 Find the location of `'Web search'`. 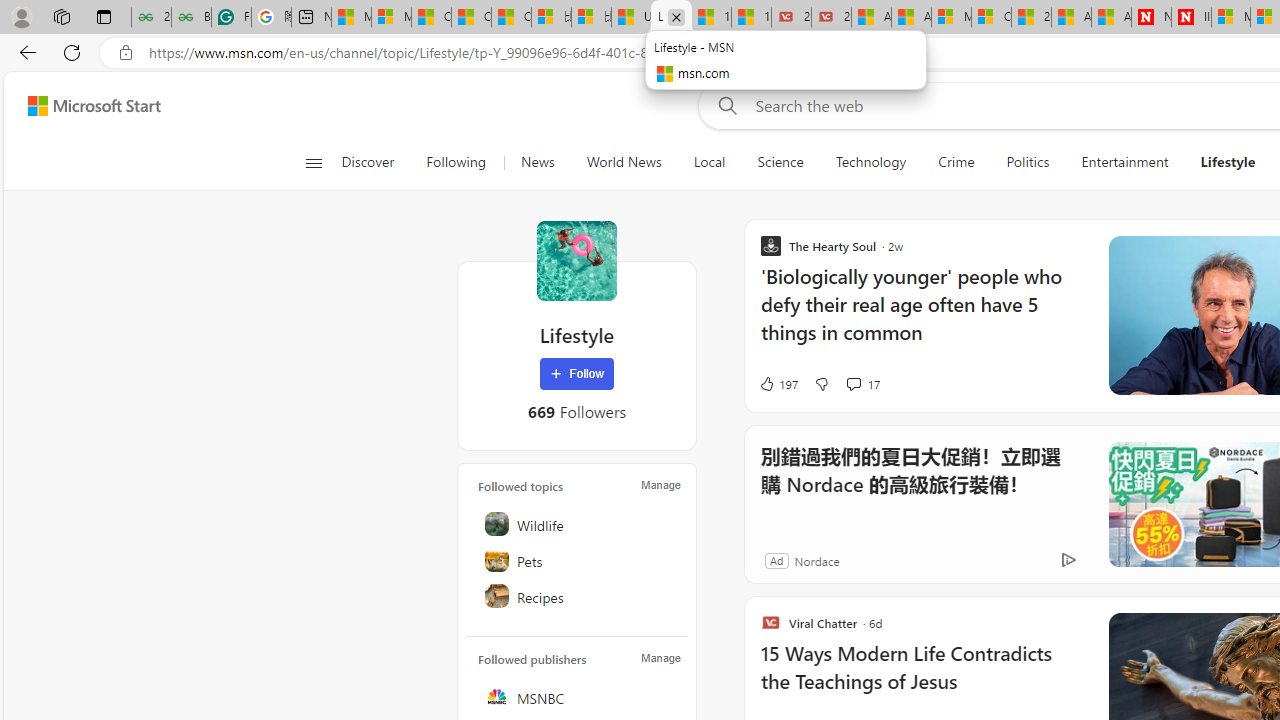

'Web search' is located at coordinates (723, 105).